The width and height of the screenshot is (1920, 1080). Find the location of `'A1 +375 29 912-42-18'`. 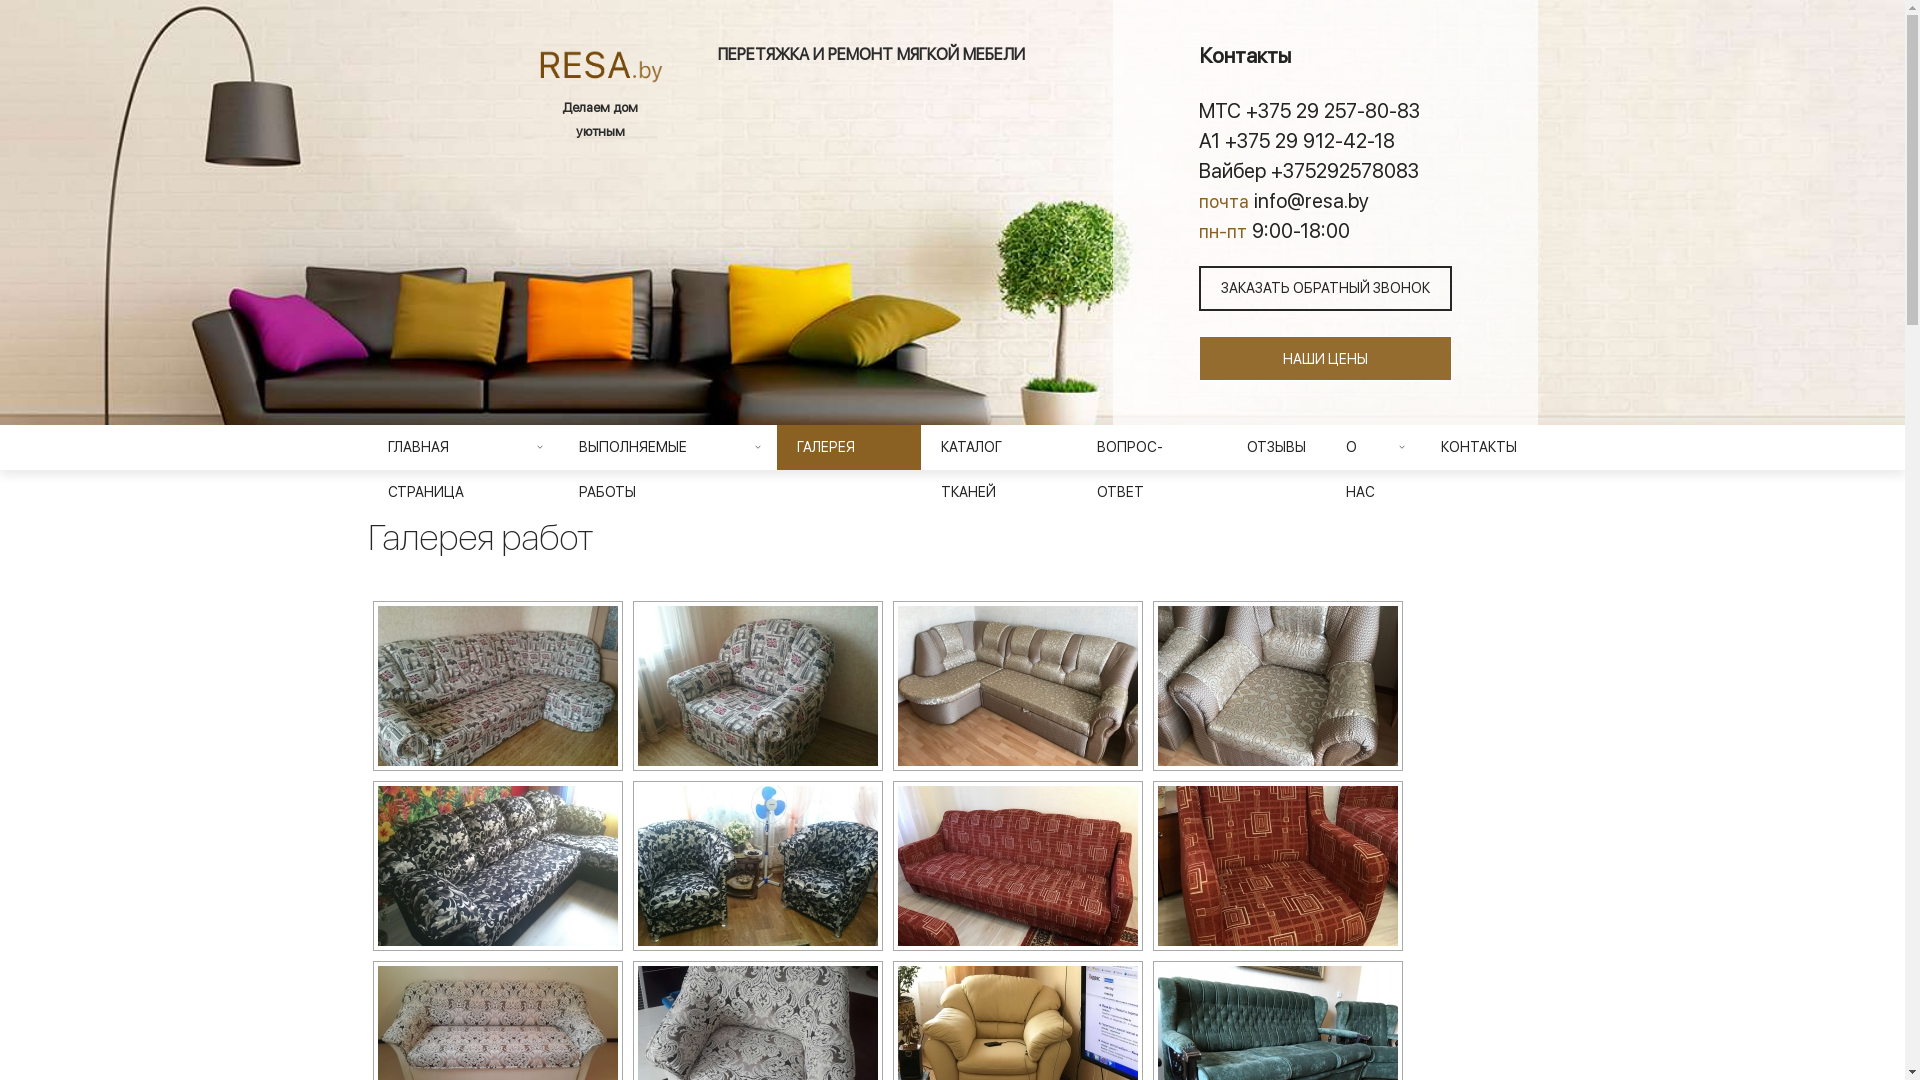

'A1 +375 29 912-42-18' is located at coordinates (1324, 138).